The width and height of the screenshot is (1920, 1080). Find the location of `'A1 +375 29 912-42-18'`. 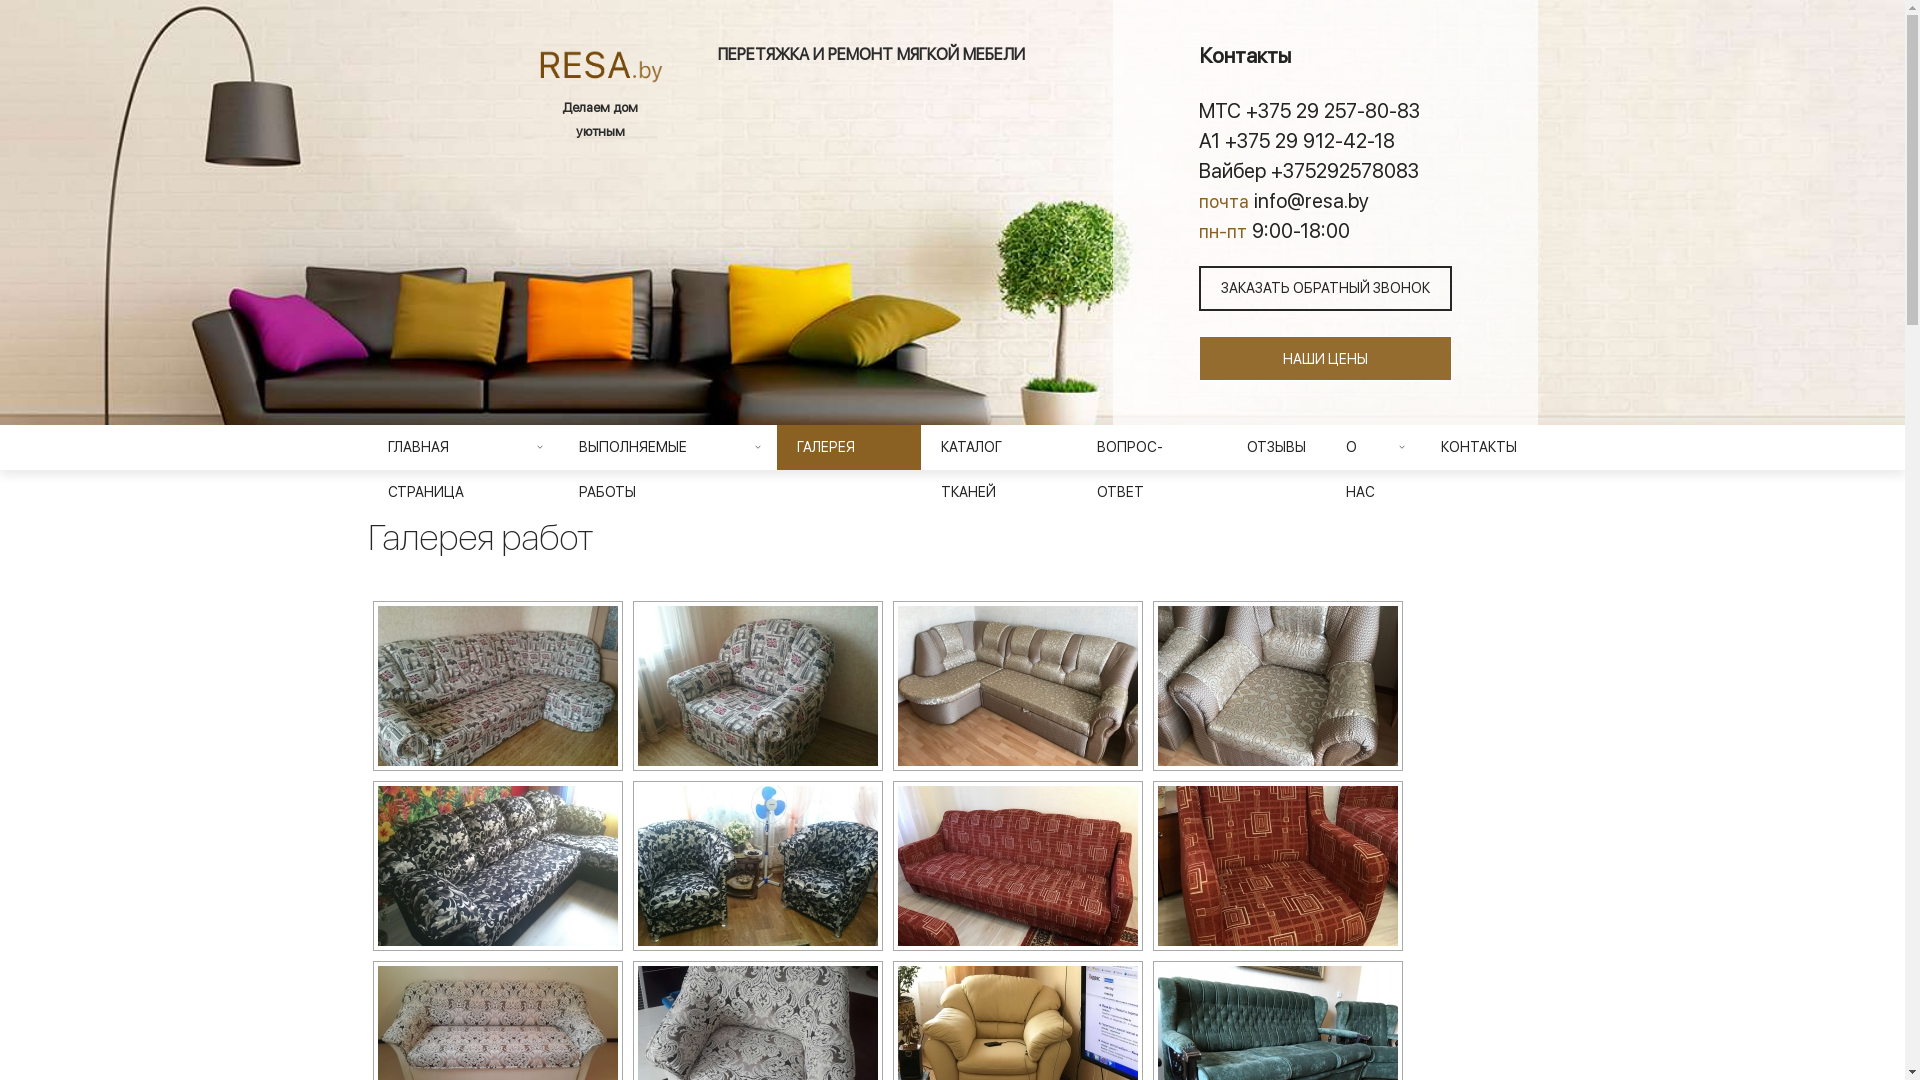

'A1 +375 29 912-42-18' is located at coordinates (1324, 138).